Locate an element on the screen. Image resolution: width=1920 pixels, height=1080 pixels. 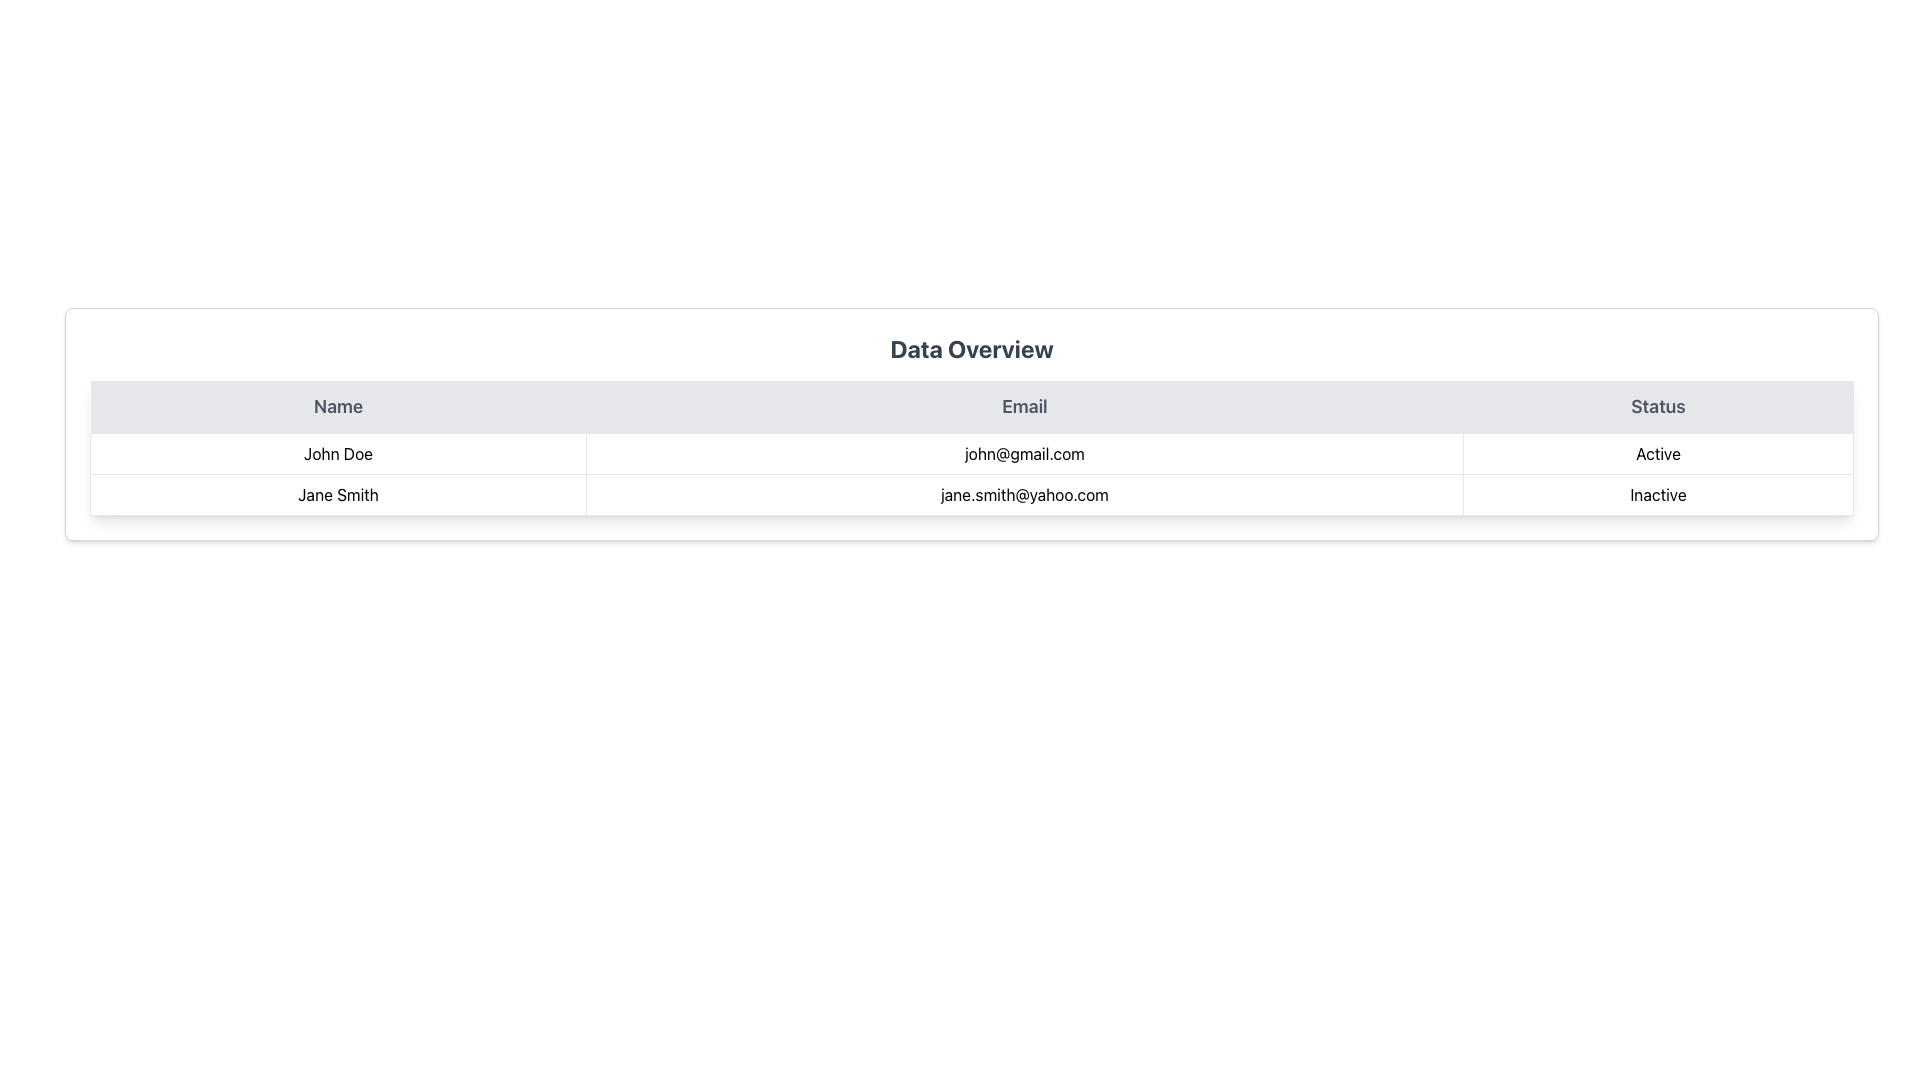
the Static Text Label displaying 'Active' in the Status column of the table, which is located in the first row, third cell under the 'Status' heading is located at coordinates (1658, 454).